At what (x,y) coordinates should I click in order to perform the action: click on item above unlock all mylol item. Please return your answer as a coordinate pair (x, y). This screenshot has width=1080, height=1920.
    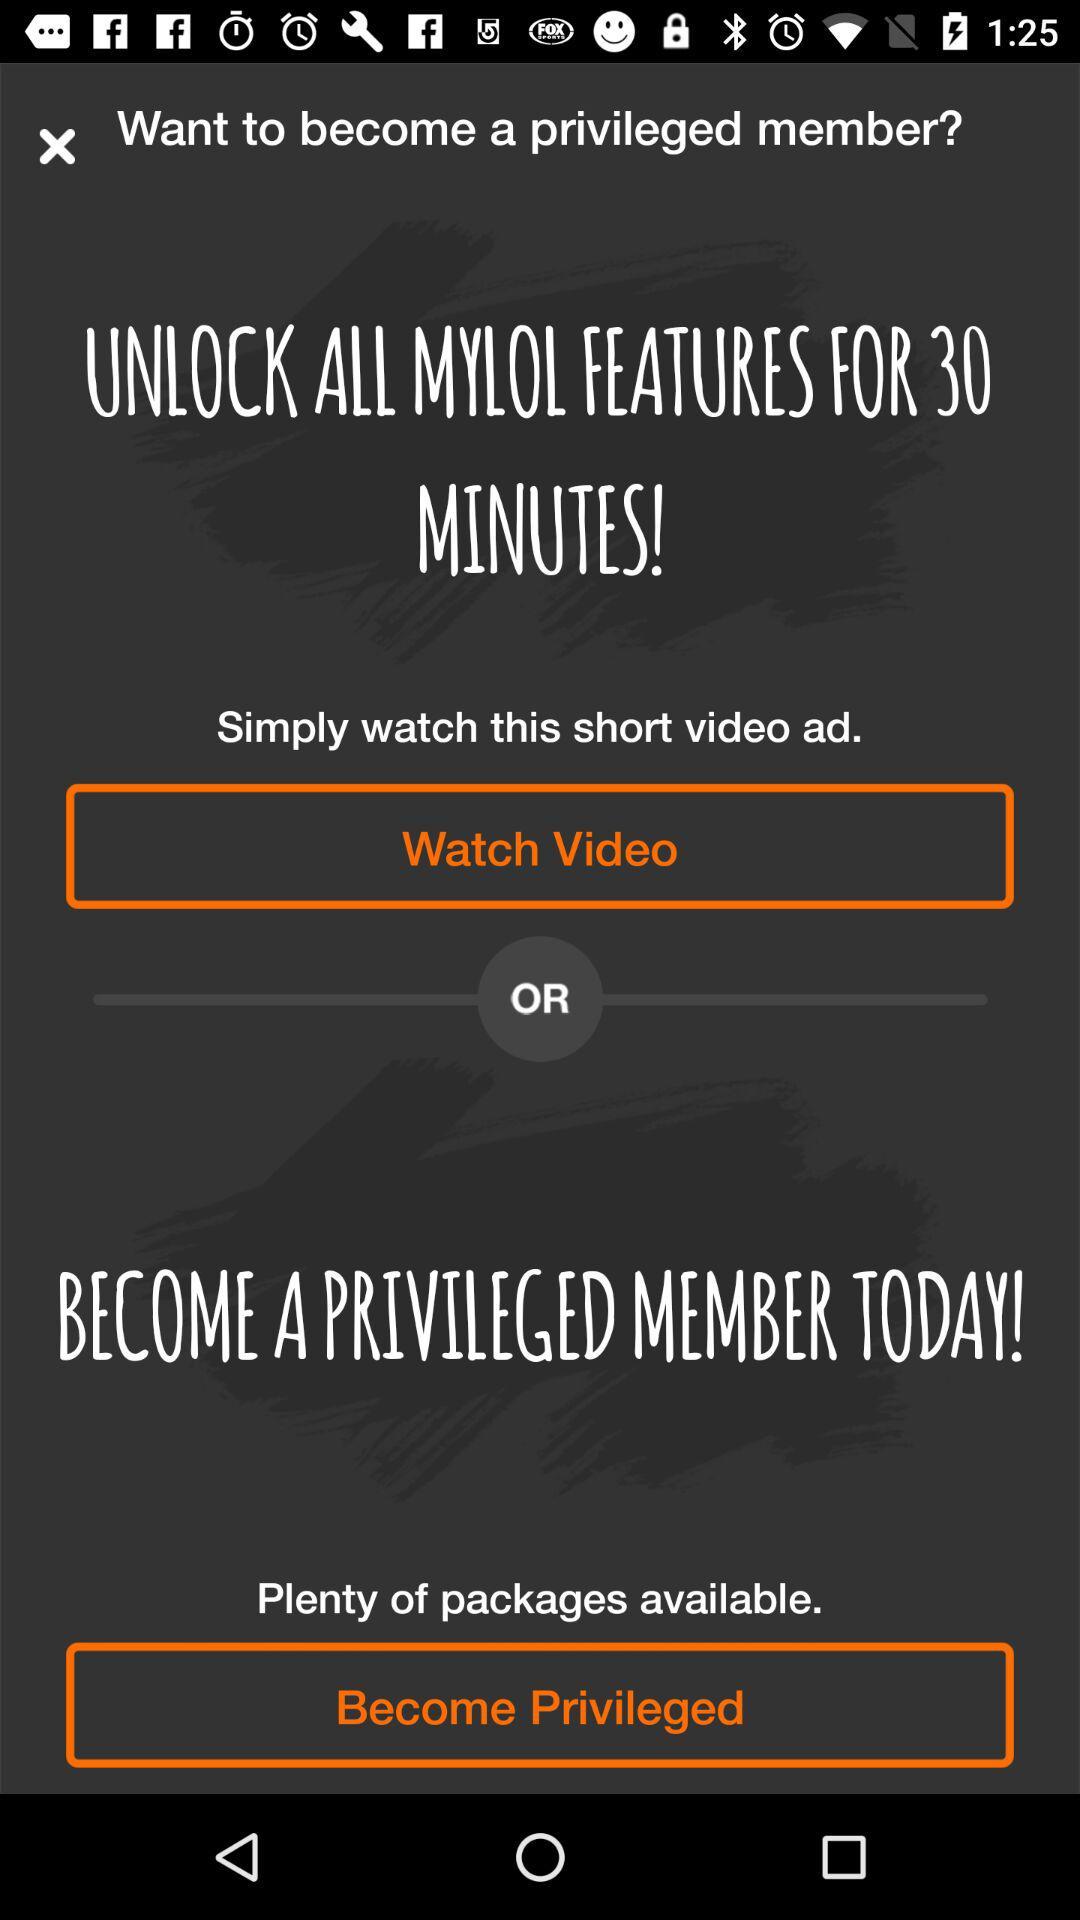
    Looking at the image, I should click on (56, 145).